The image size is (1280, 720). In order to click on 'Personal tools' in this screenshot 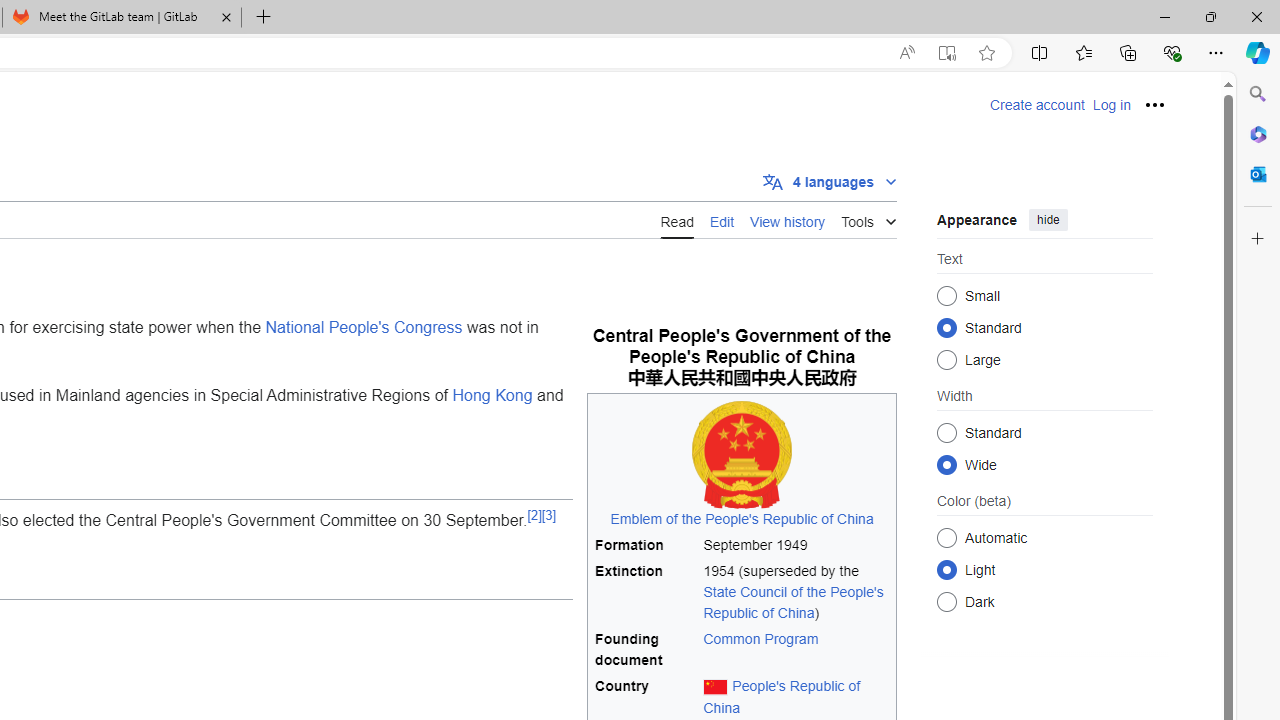, I will do `click(1155, 105)`.